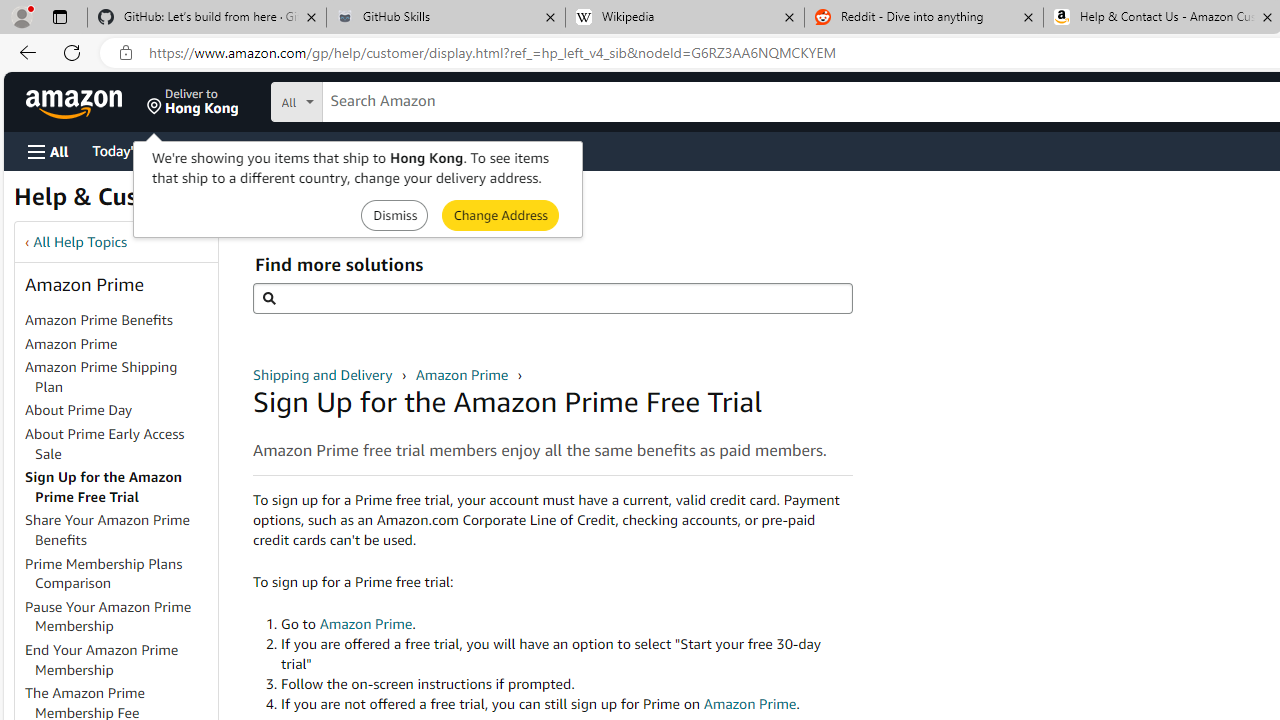 This screenshot has height=720, width=1280. What do you see at coordinates (119, 320) in the screenshot?
I see `'Amazon Prime Benefits'` at bounding box center [119, 320].